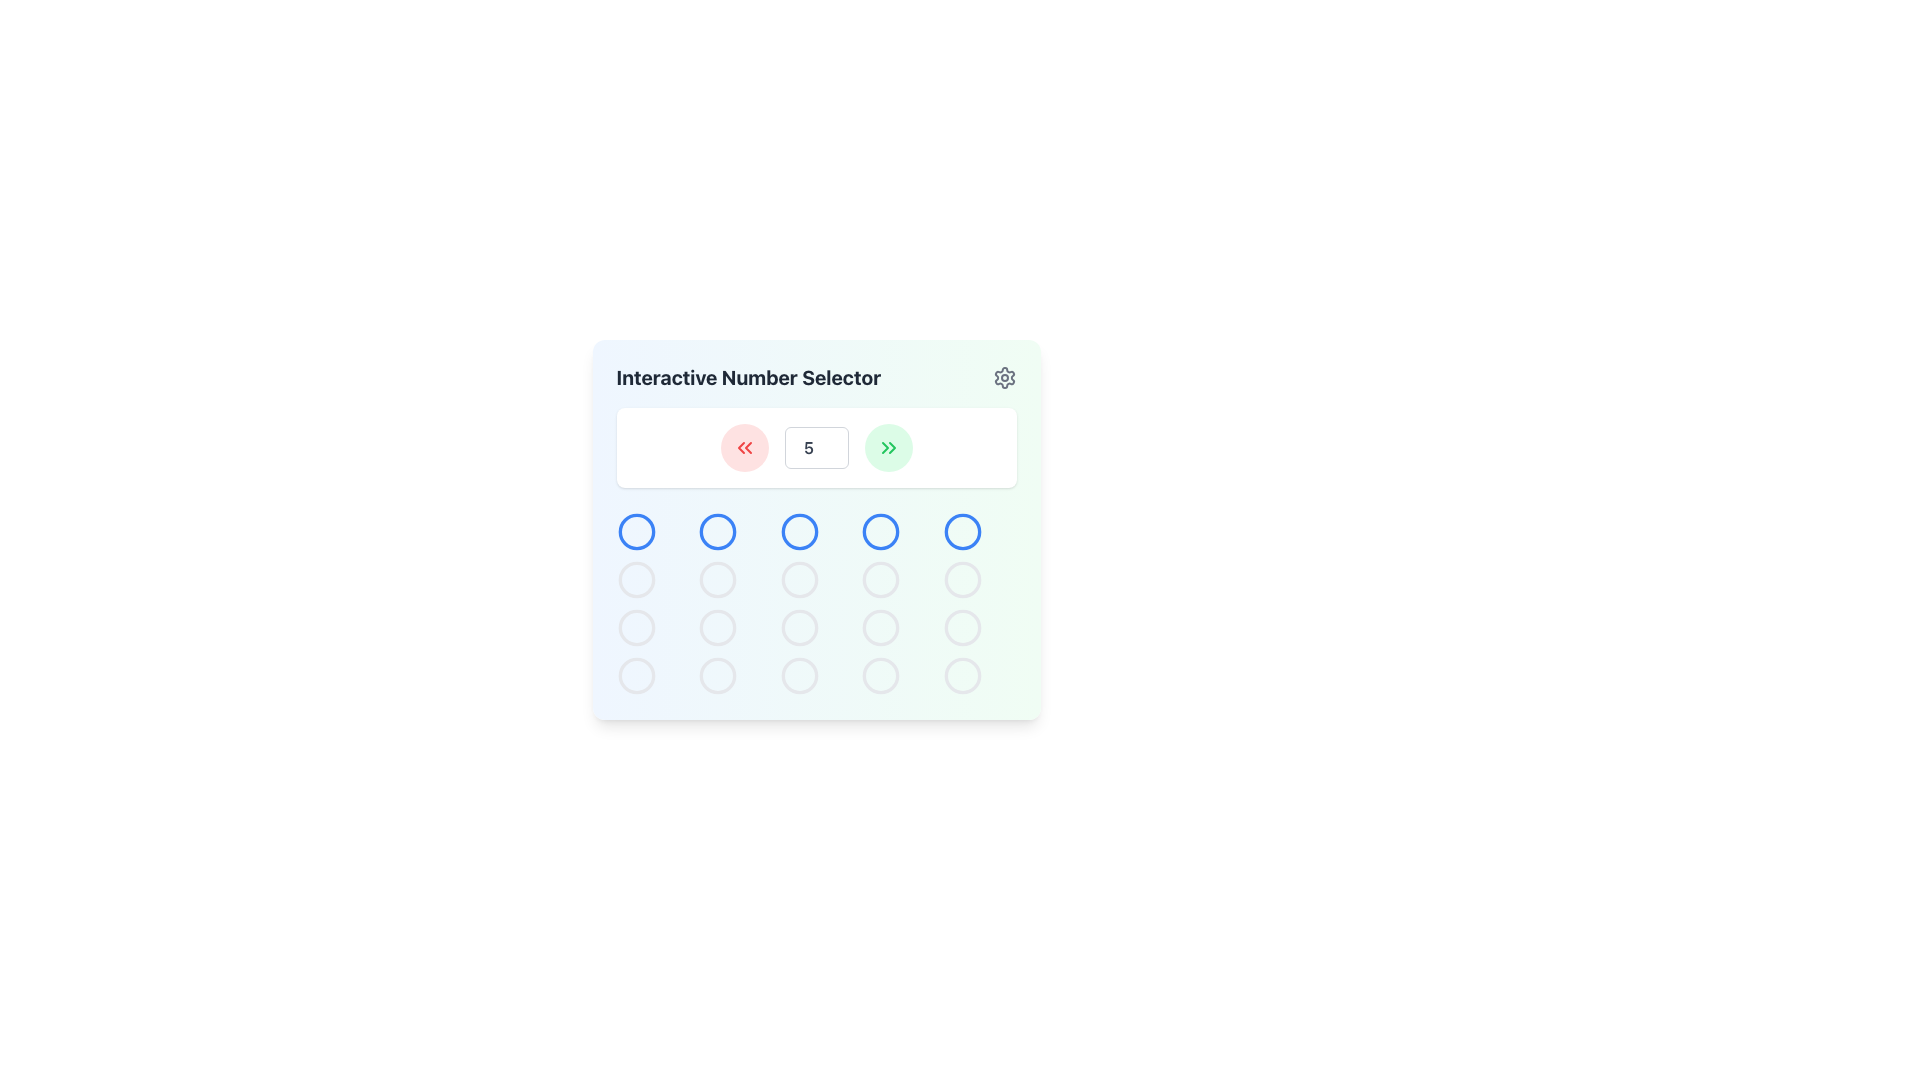 The height and width of the screenshot is (1080, 1920). What do you see at coordinates (747, 446) in the screenshot?
I see `the second chevron icon on the control interface` at bounding box center [747, 446].